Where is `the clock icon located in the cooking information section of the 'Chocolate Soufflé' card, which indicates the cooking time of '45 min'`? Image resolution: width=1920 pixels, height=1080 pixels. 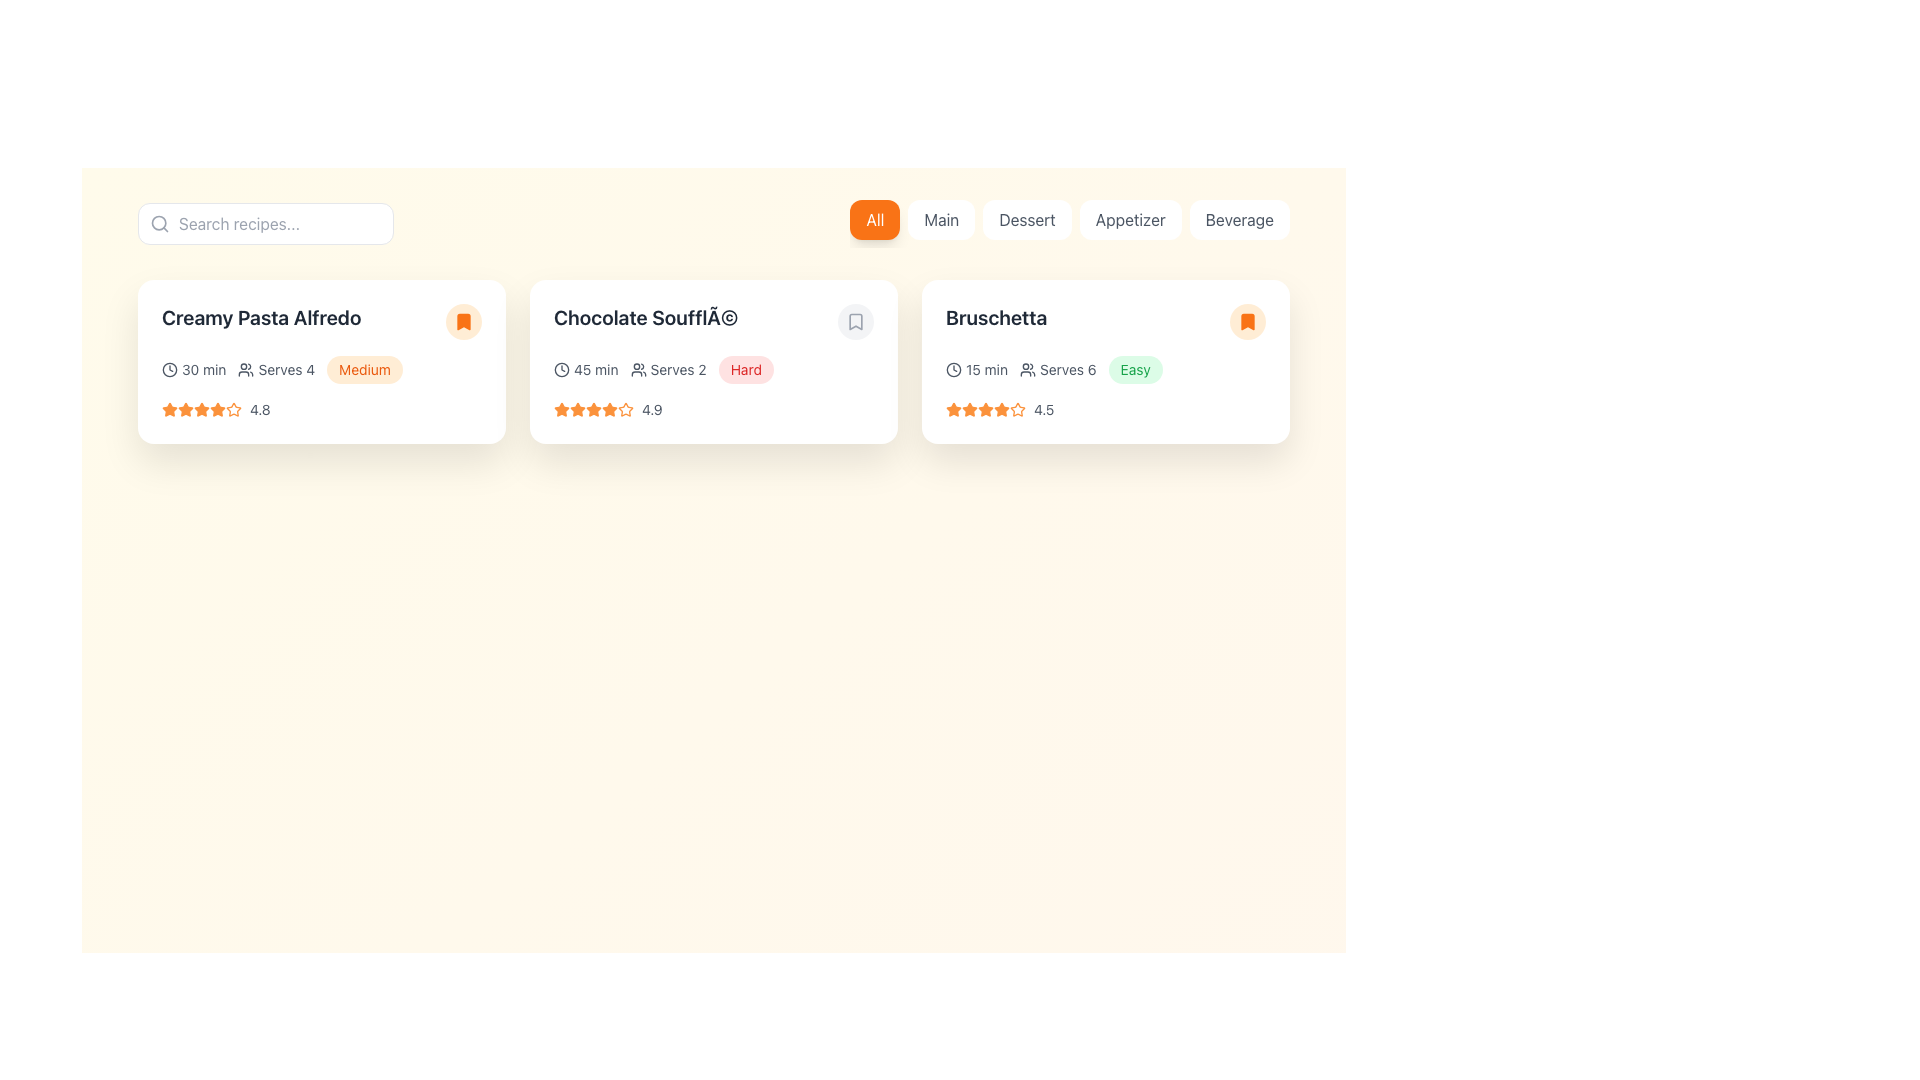 the clock icon located in the cooking information section of the 'Chocolate Soufflé' card, which indicates the cooking time of '45 min' is located at coordinates (560, 370).